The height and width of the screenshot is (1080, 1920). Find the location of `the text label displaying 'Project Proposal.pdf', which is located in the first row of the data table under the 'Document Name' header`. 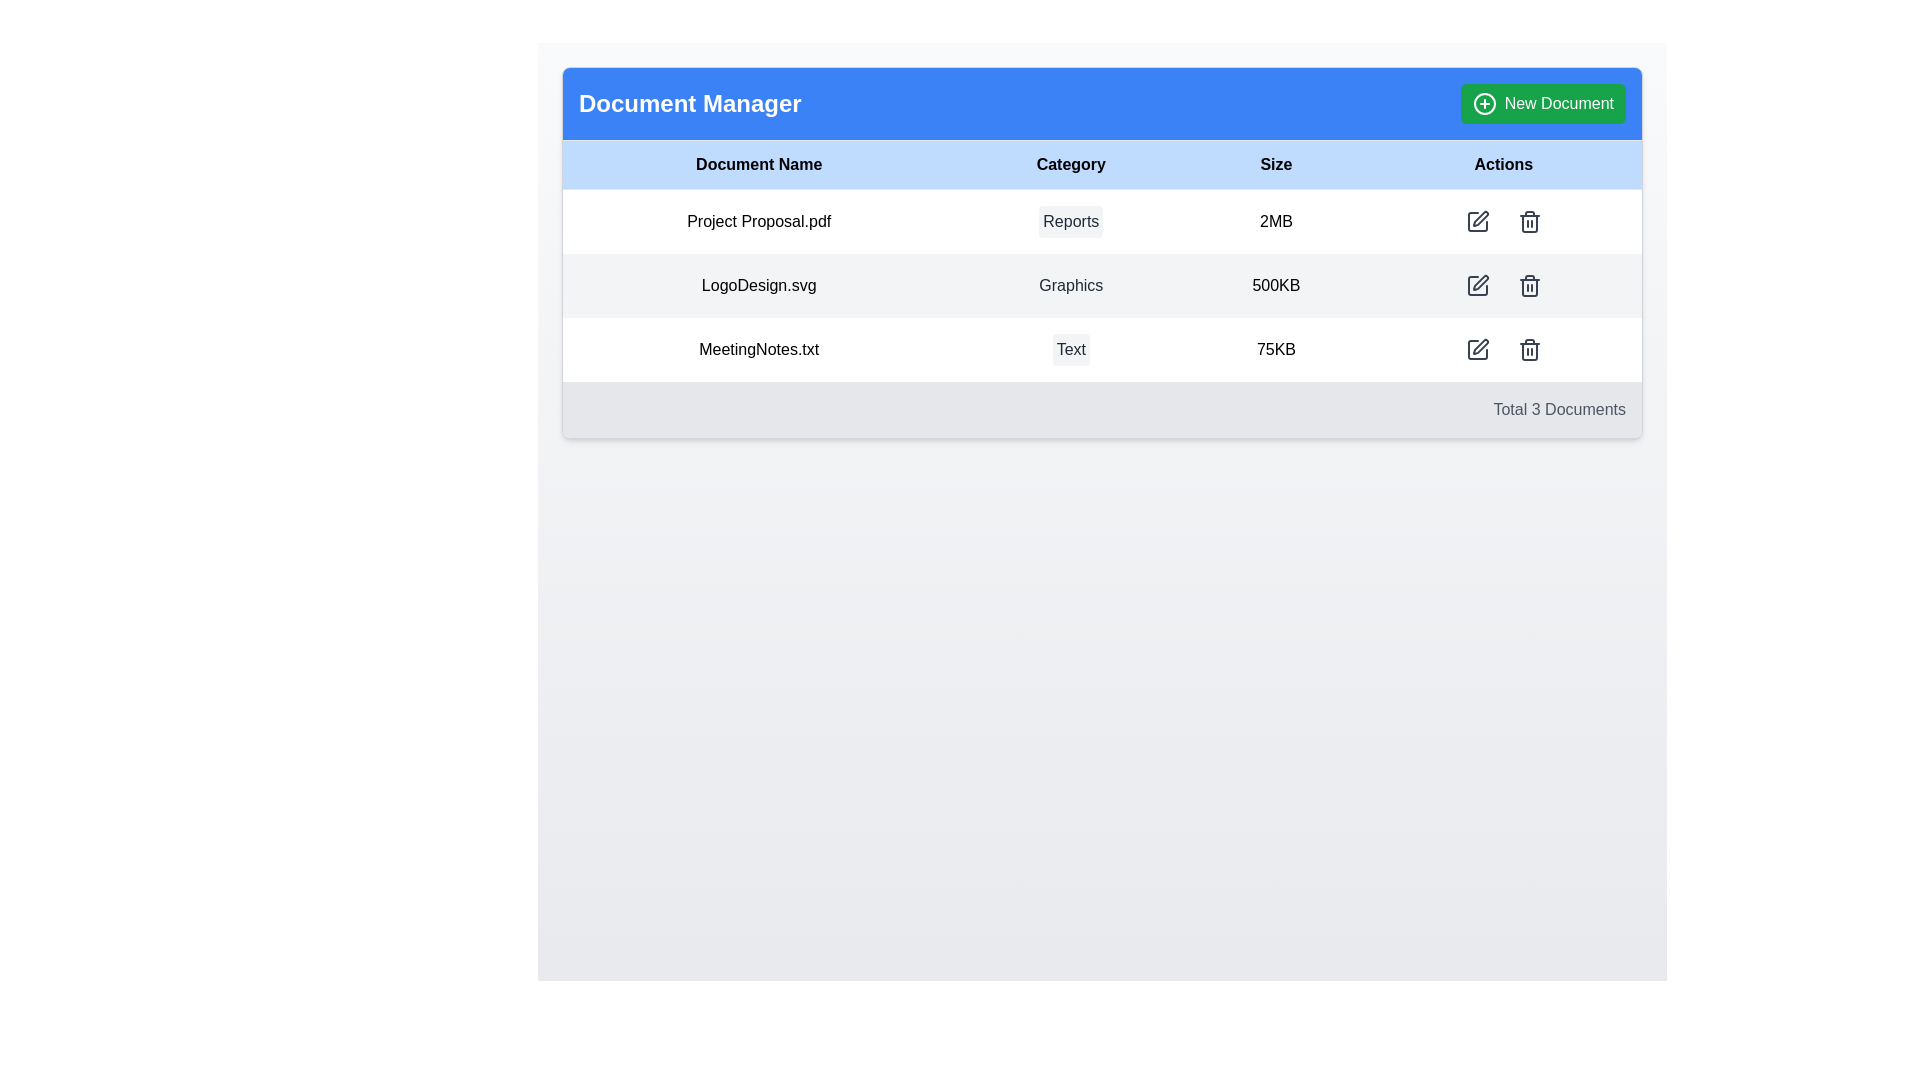

the text label displaying 'Project Proposal.pdf', which is located in the first row of the data table under the 'Document Name' header is located at coordinates (758, 221).